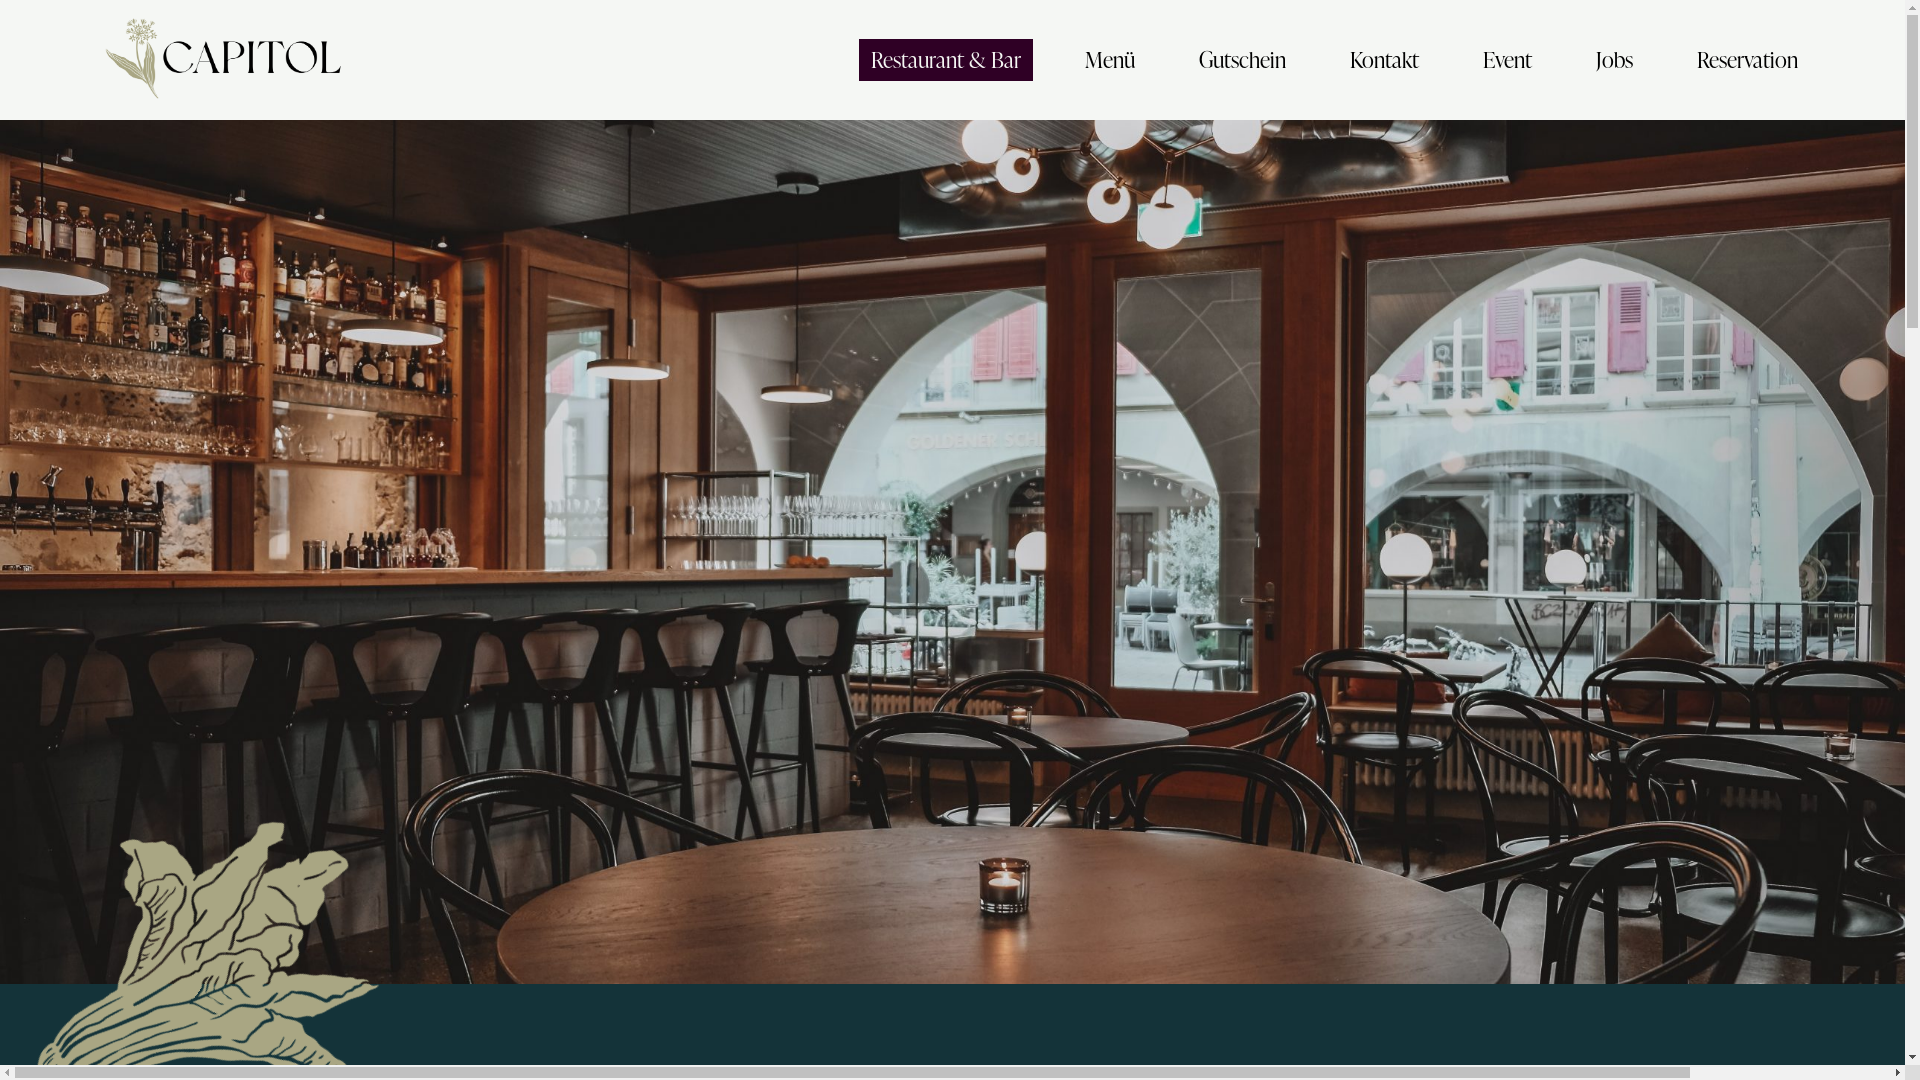  What do you see at coordinates (1383, 59) in the screenshot?
I see `'Kontakt'` at bounding box center [1383, 59].